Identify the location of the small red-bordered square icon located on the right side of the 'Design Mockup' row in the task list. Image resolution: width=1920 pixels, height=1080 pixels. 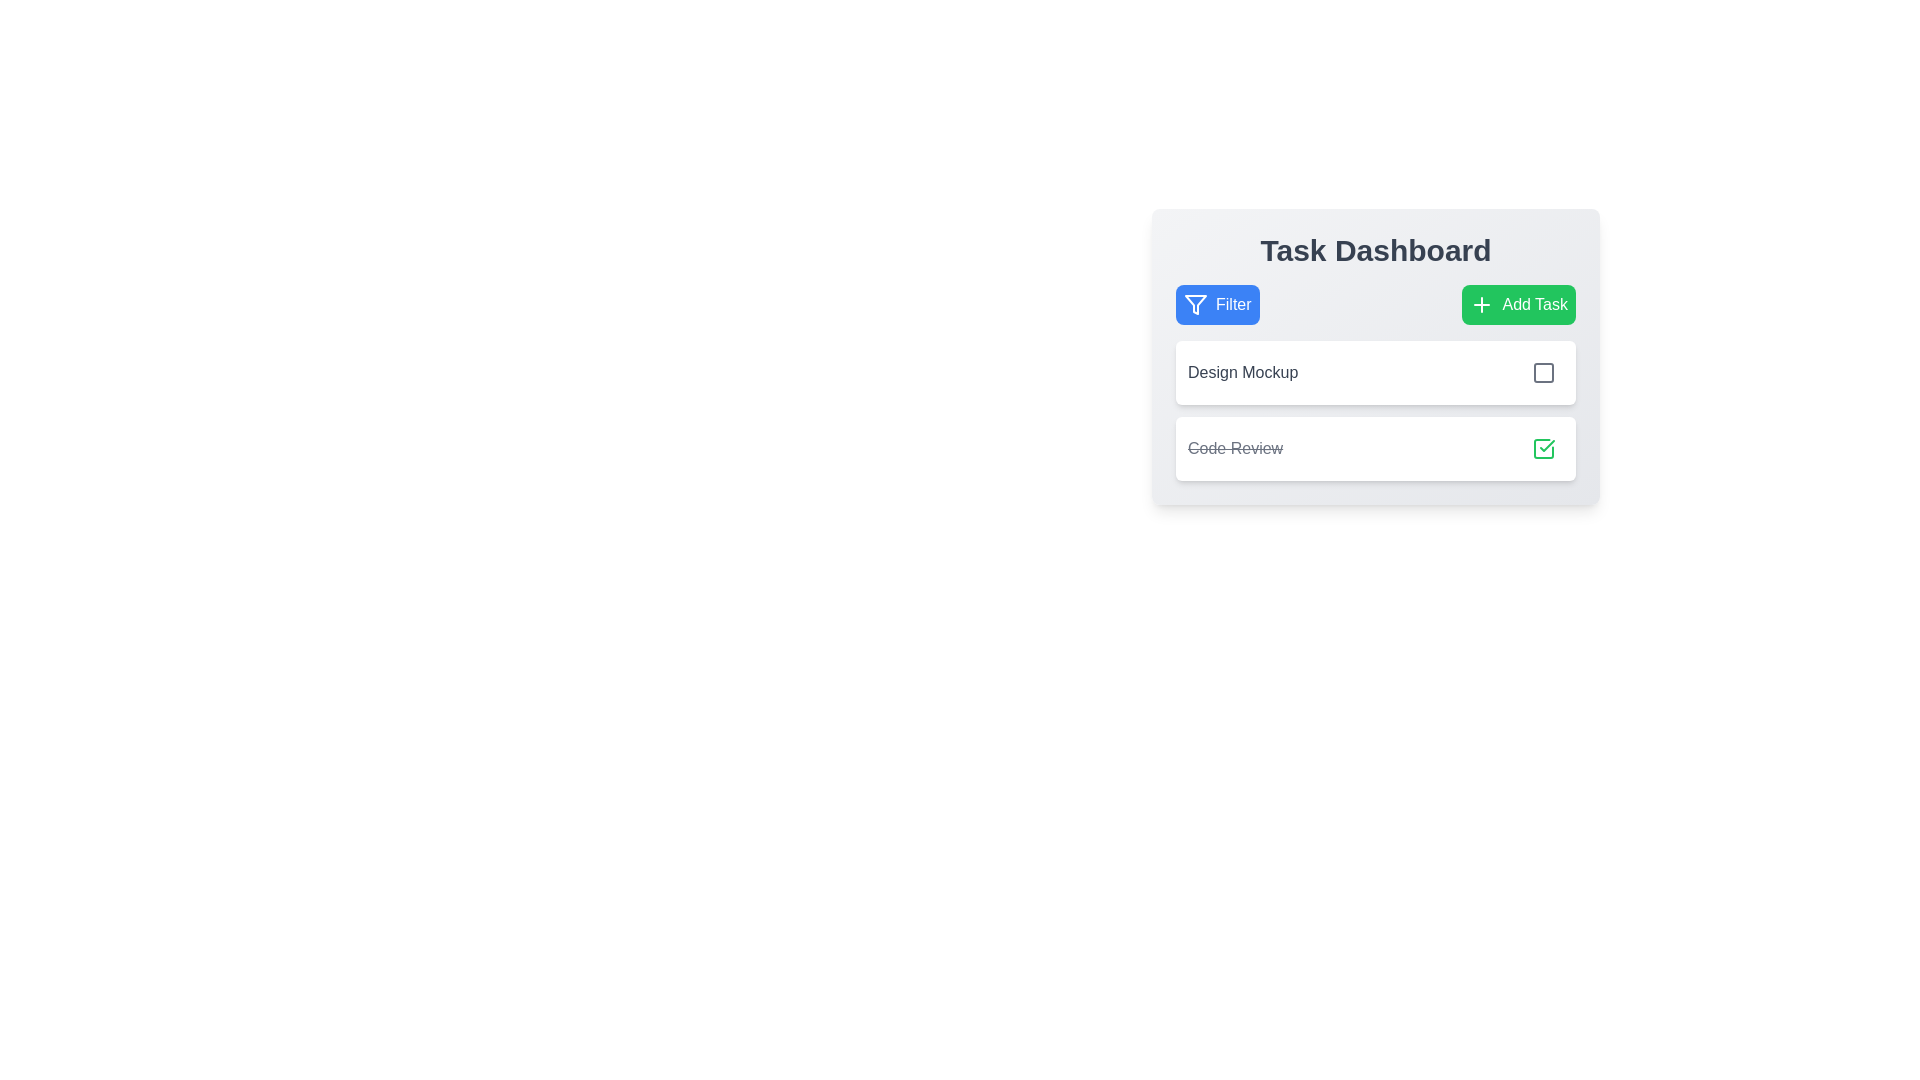
(1543, 373).